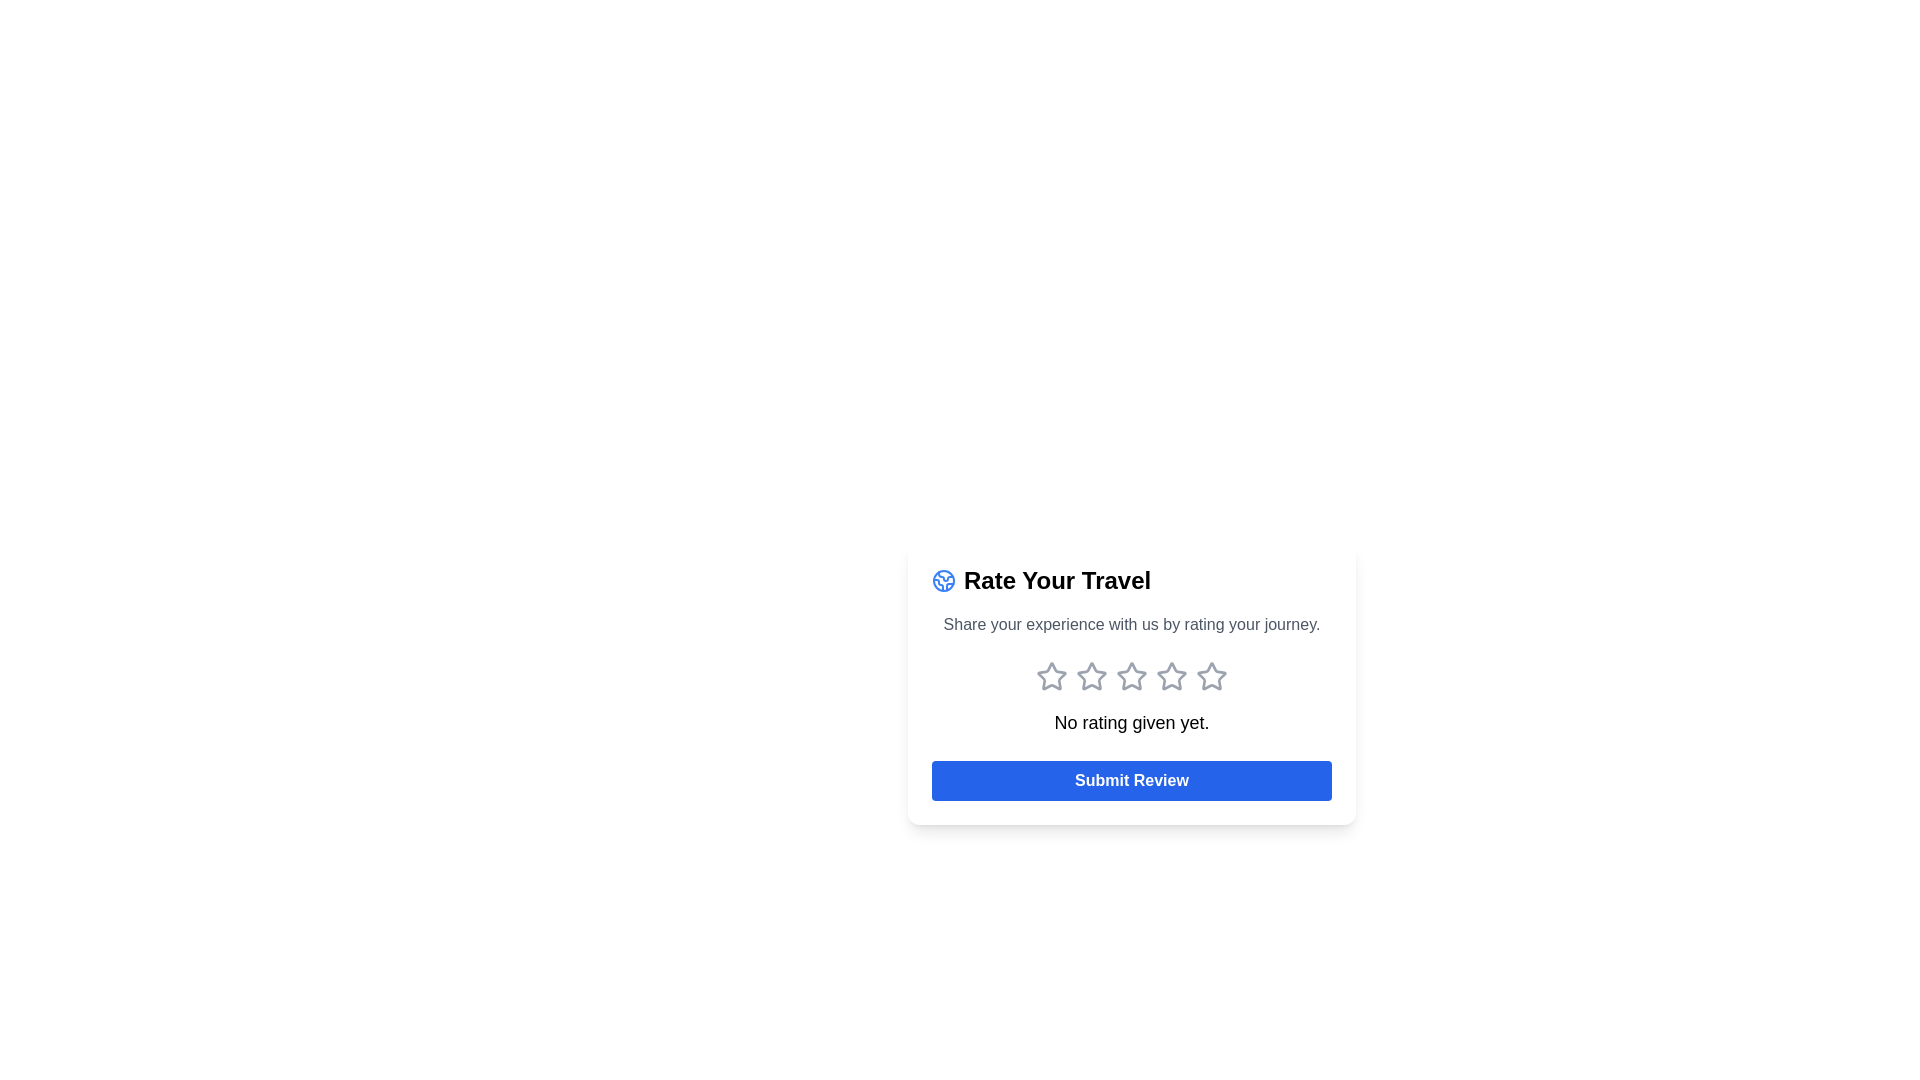  Describe the element at coordinates (1132, 676) in the screenshot. I see `the third star in the sequence of five stars in the 'Rate Your Travel' rating form to assign a 3-star rating` at that location.